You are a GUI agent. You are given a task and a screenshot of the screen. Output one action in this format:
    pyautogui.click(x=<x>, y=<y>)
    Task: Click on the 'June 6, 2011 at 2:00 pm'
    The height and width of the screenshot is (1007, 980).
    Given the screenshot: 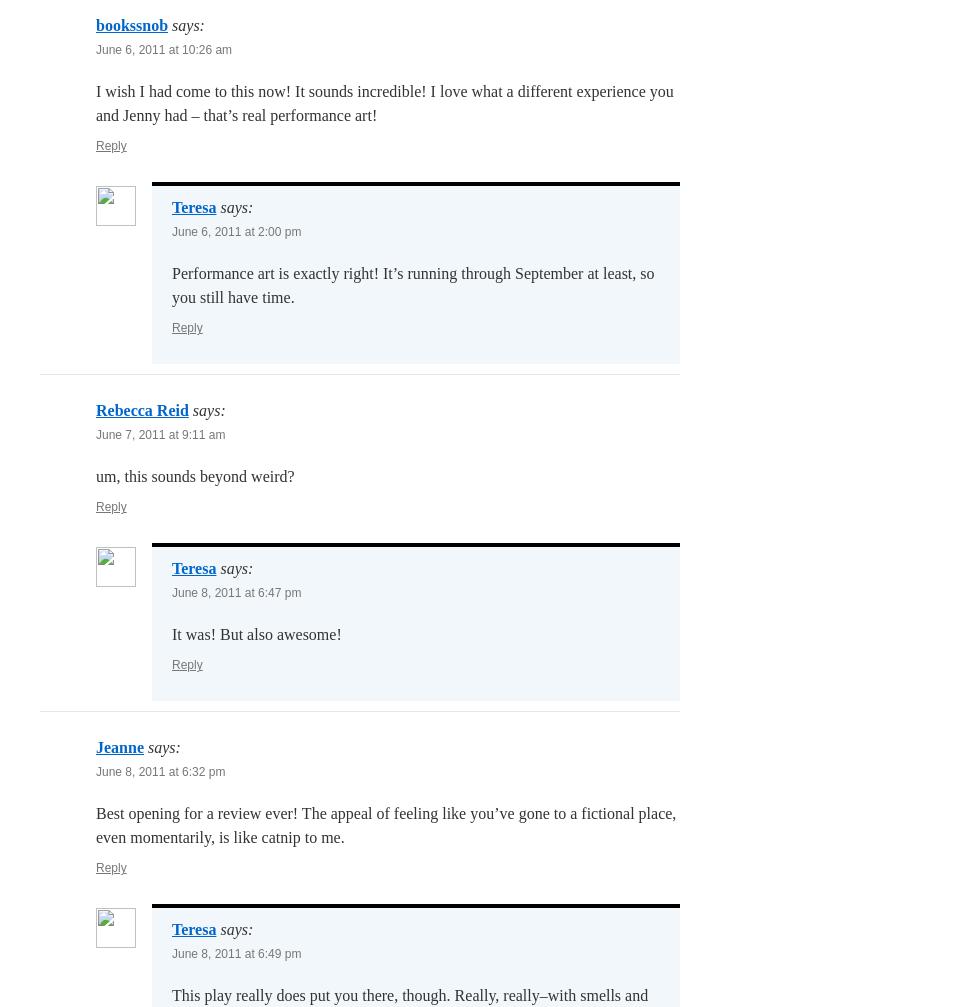 What is the action you would take?
    pyautogui.click(x=236, y=232)
    